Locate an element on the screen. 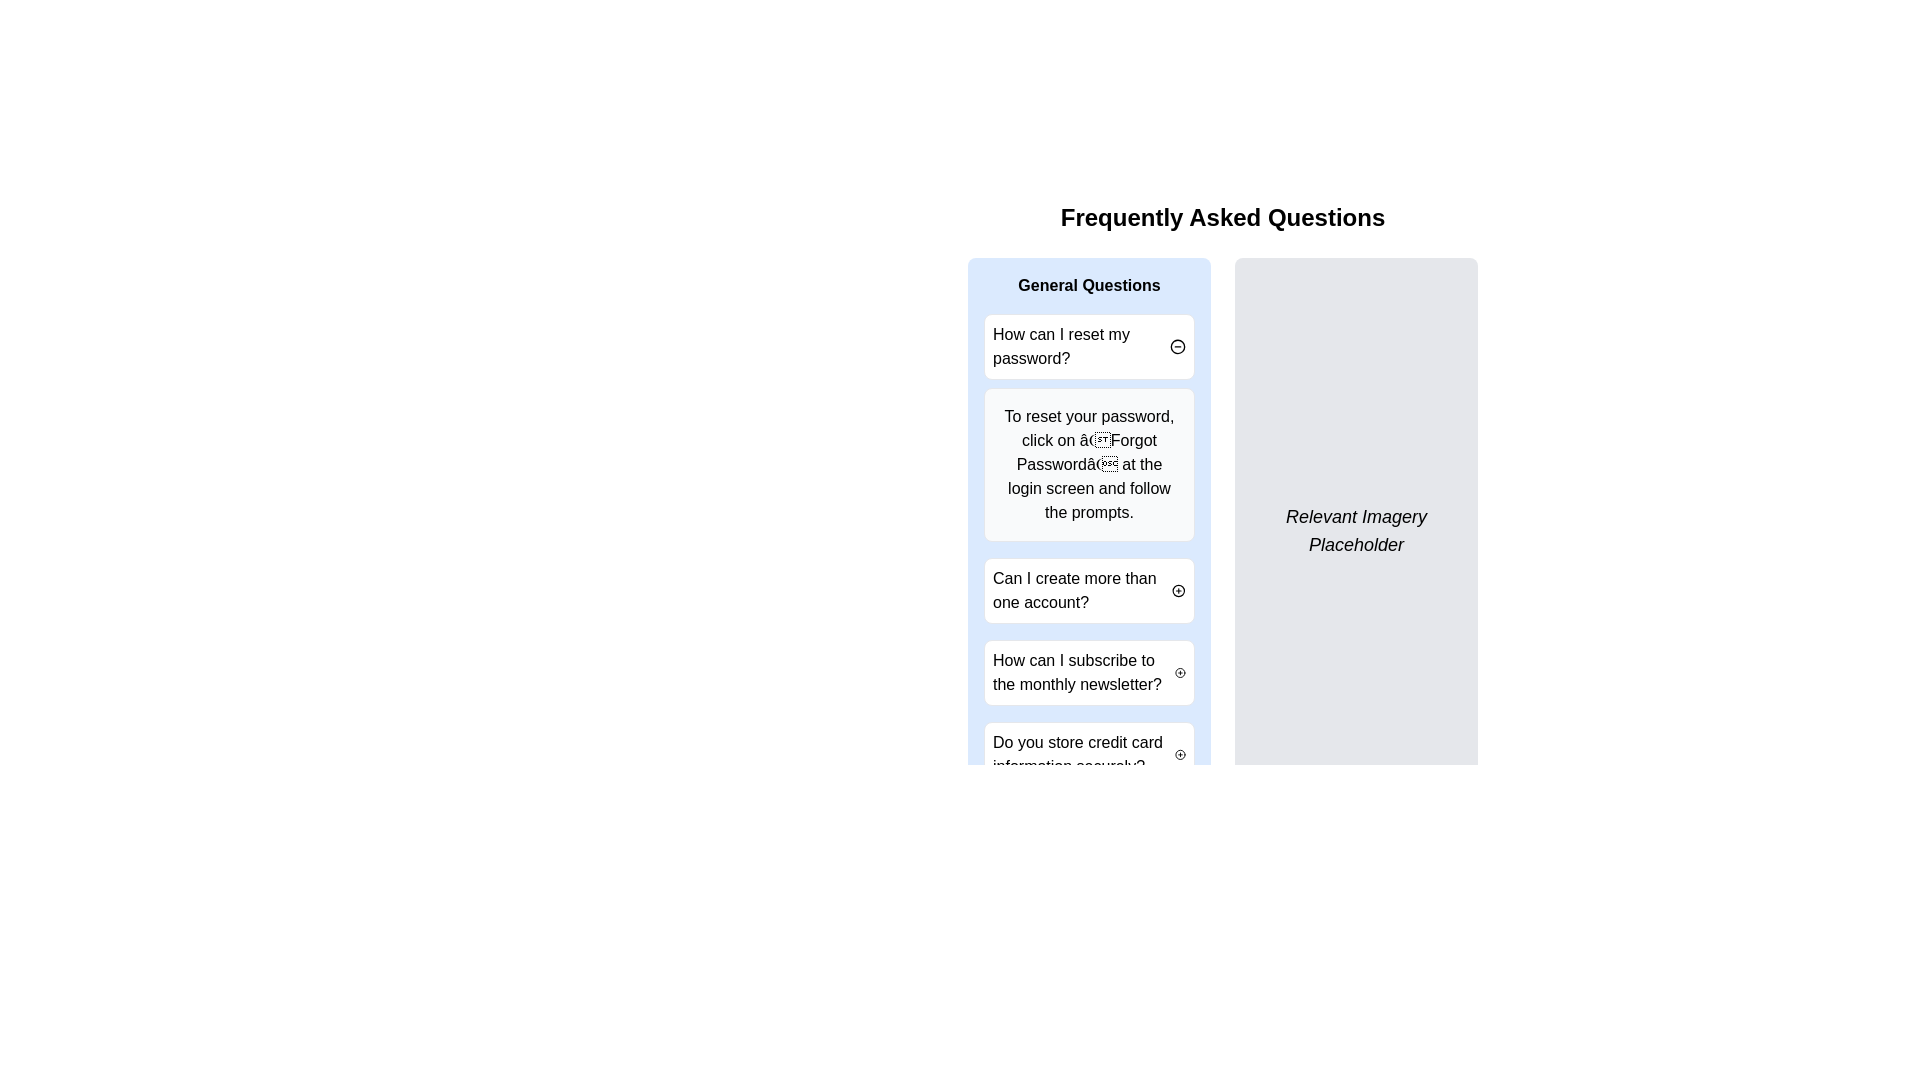 The width and height of the screenshot is (1920, 1080). the plus icon (⨁) of the Expandable FAQ item titled 'Can I create more than one account?' is located at coordinates (1088, 589).